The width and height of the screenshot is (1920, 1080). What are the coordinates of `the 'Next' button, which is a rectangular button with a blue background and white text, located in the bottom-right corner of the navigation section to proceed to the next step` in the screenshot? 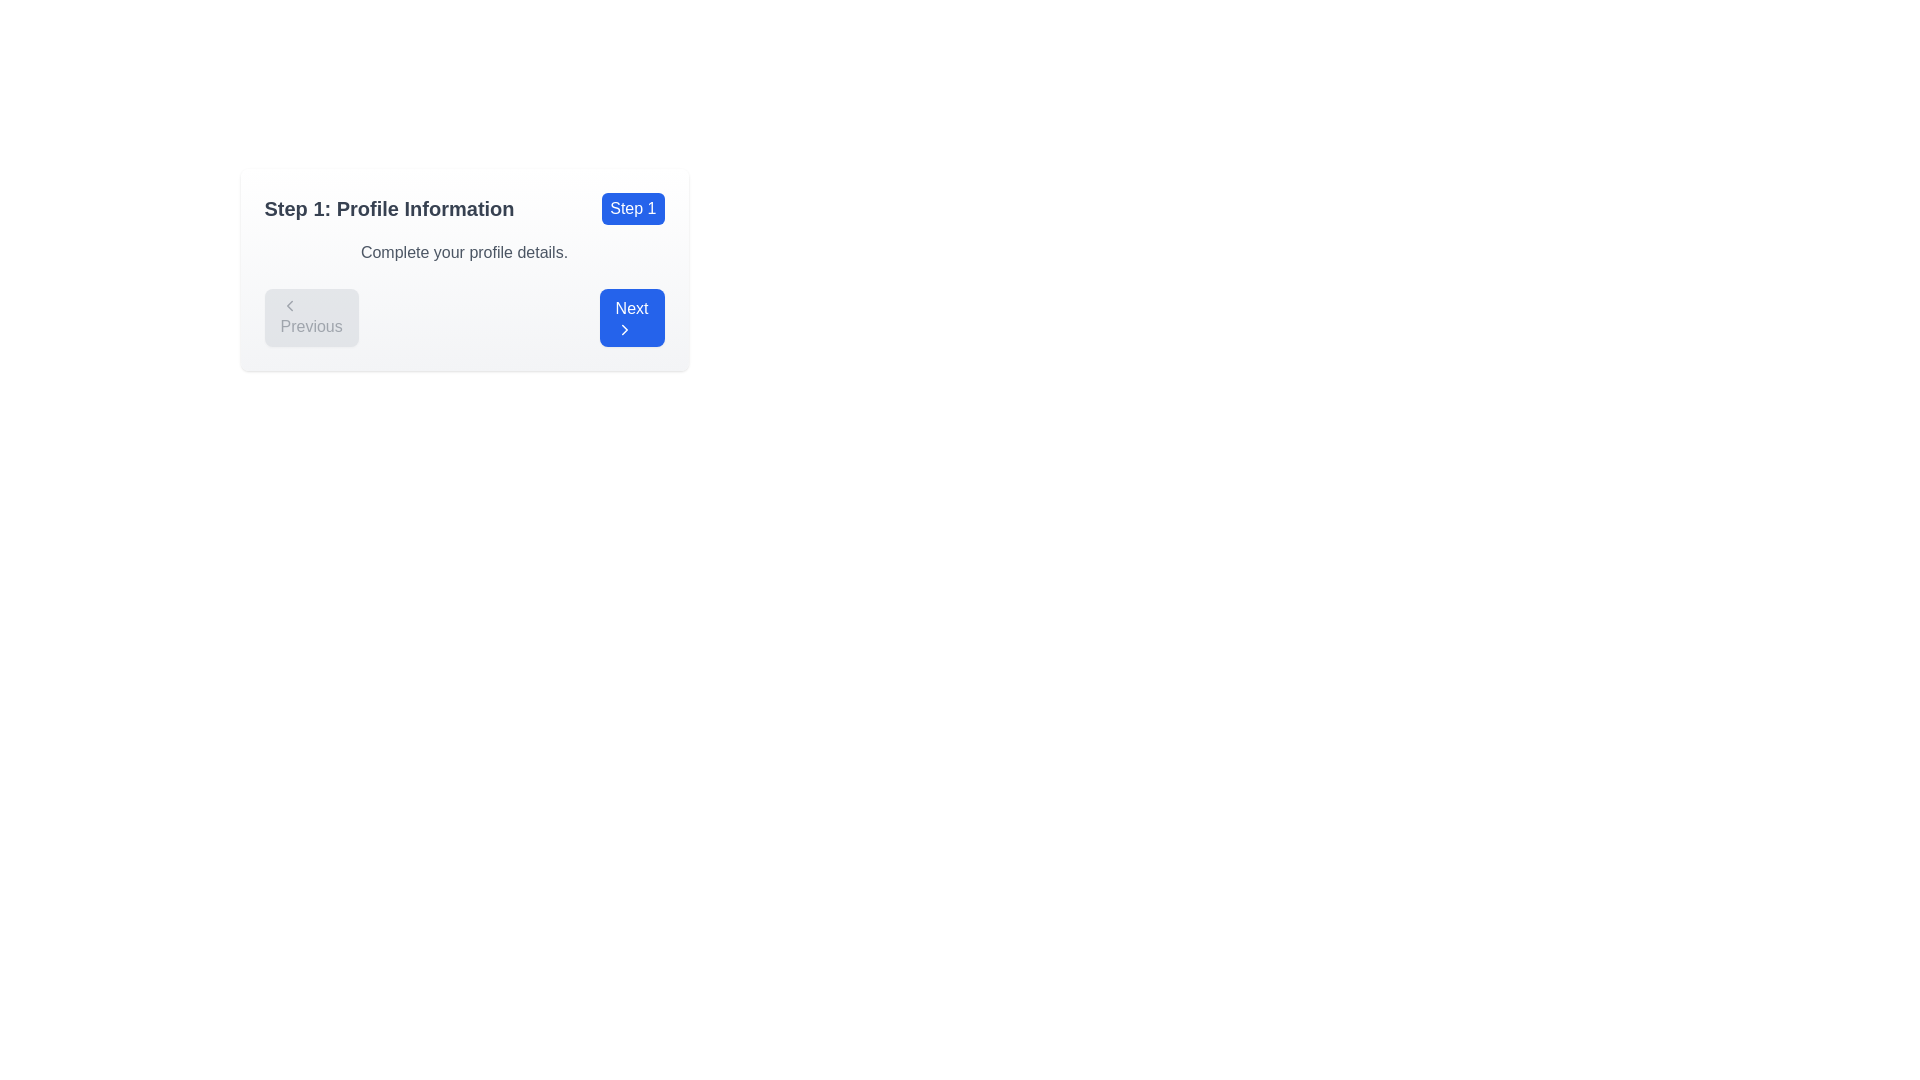 It's located at (631, 316).